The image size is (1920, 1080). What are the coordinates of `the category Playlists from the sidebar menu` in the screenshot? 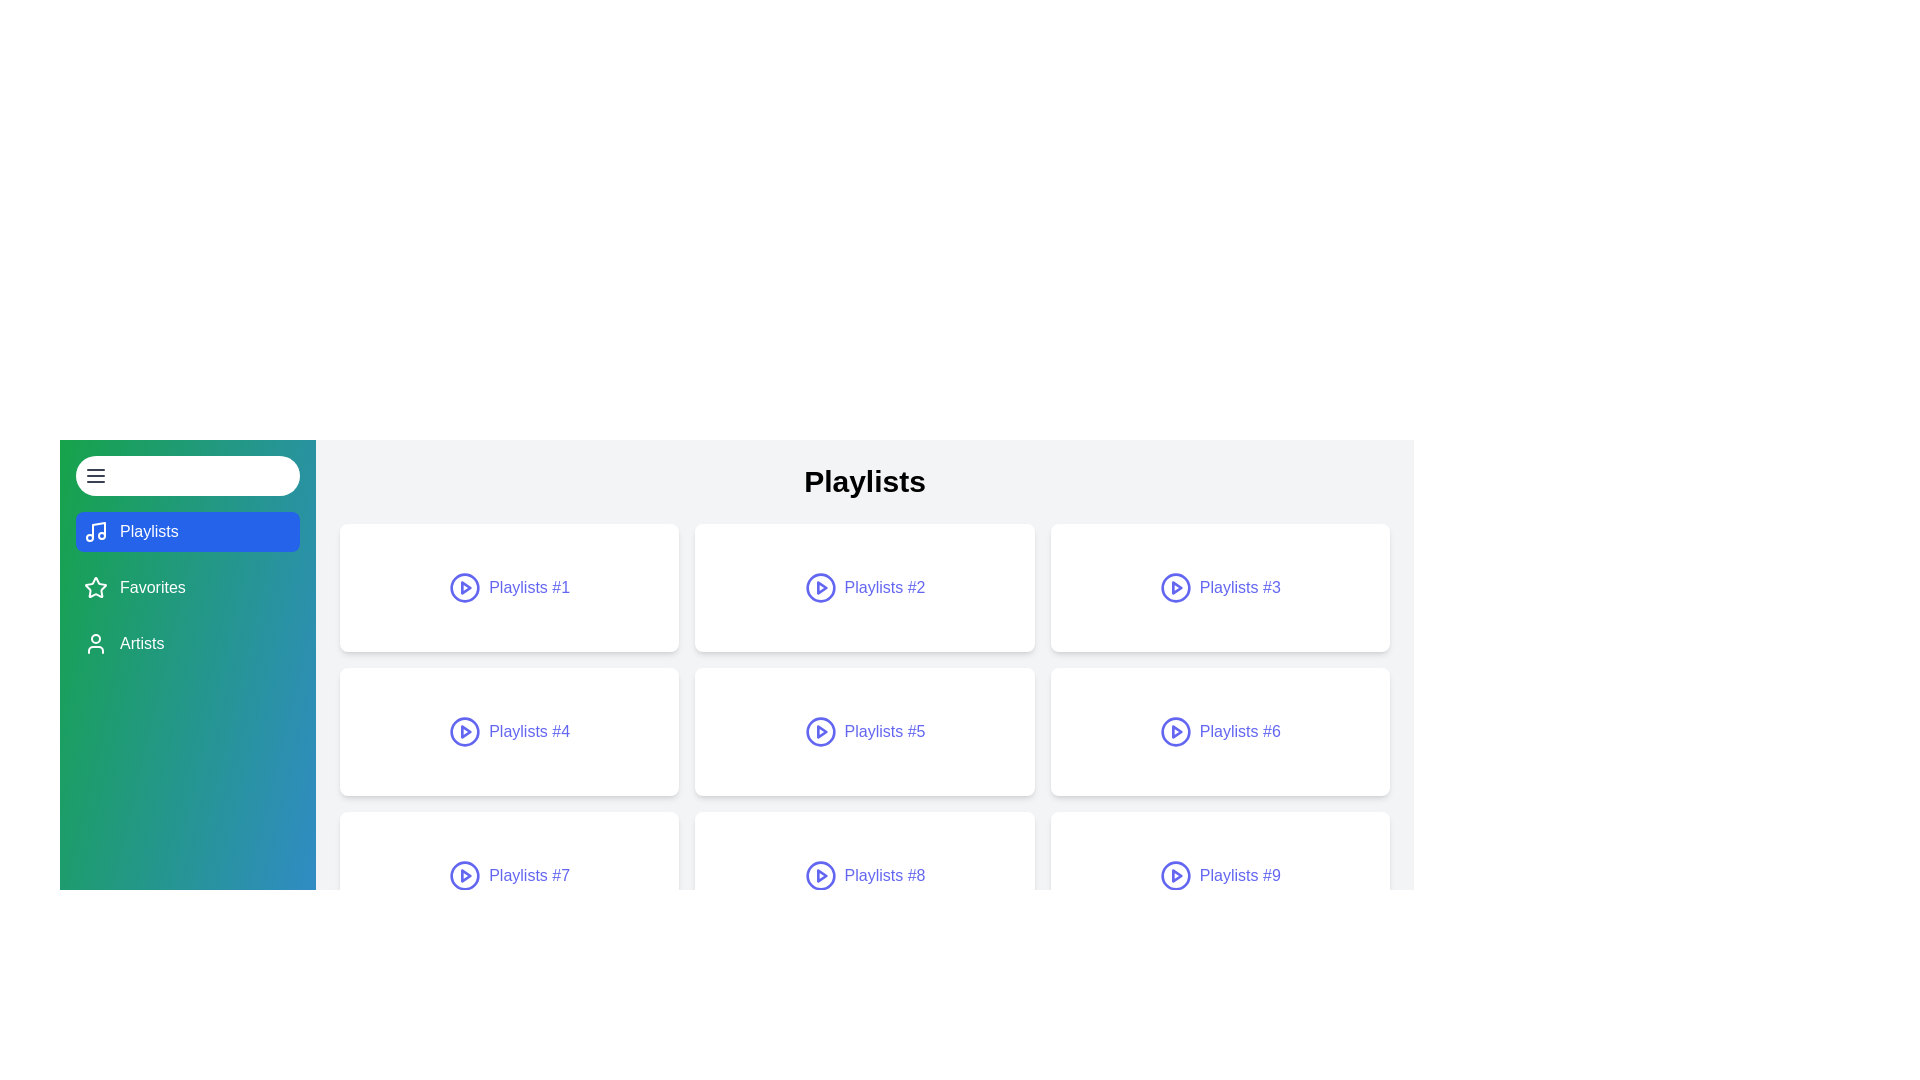 It's located at (187, 531).